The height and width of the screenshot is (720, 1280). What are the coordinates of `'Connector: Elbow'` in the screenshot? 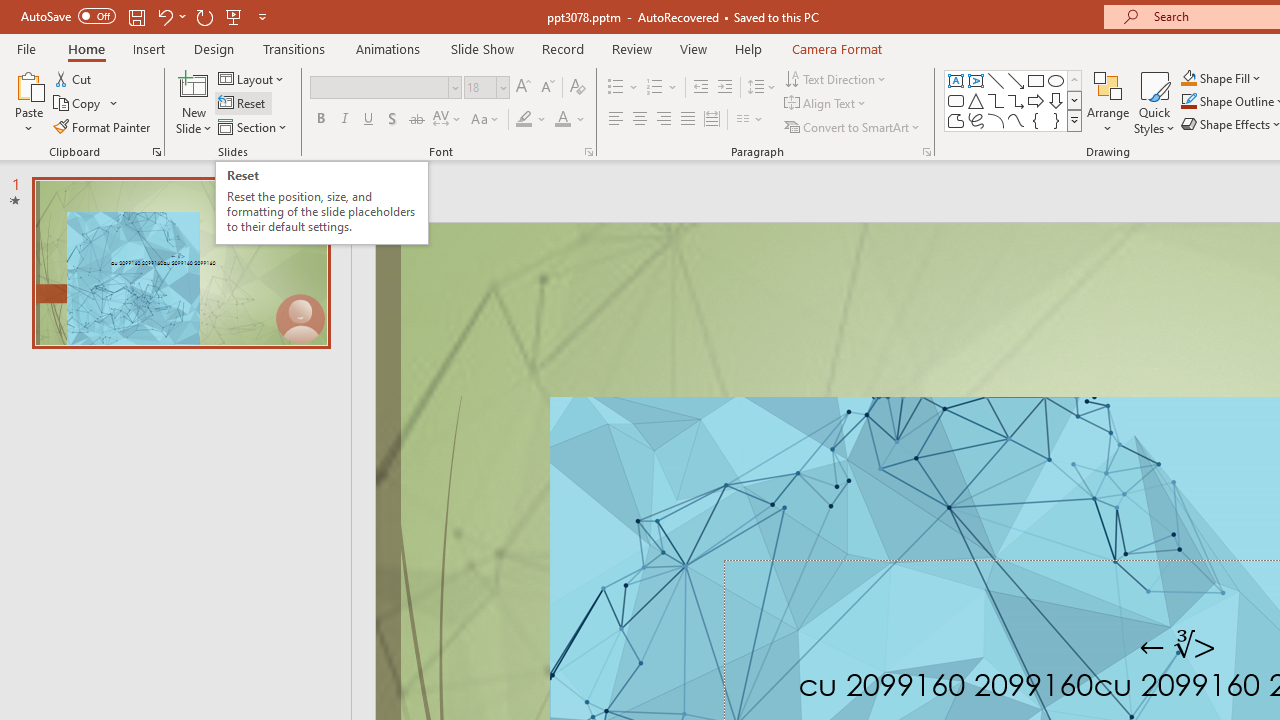 It's located at (995, 100).